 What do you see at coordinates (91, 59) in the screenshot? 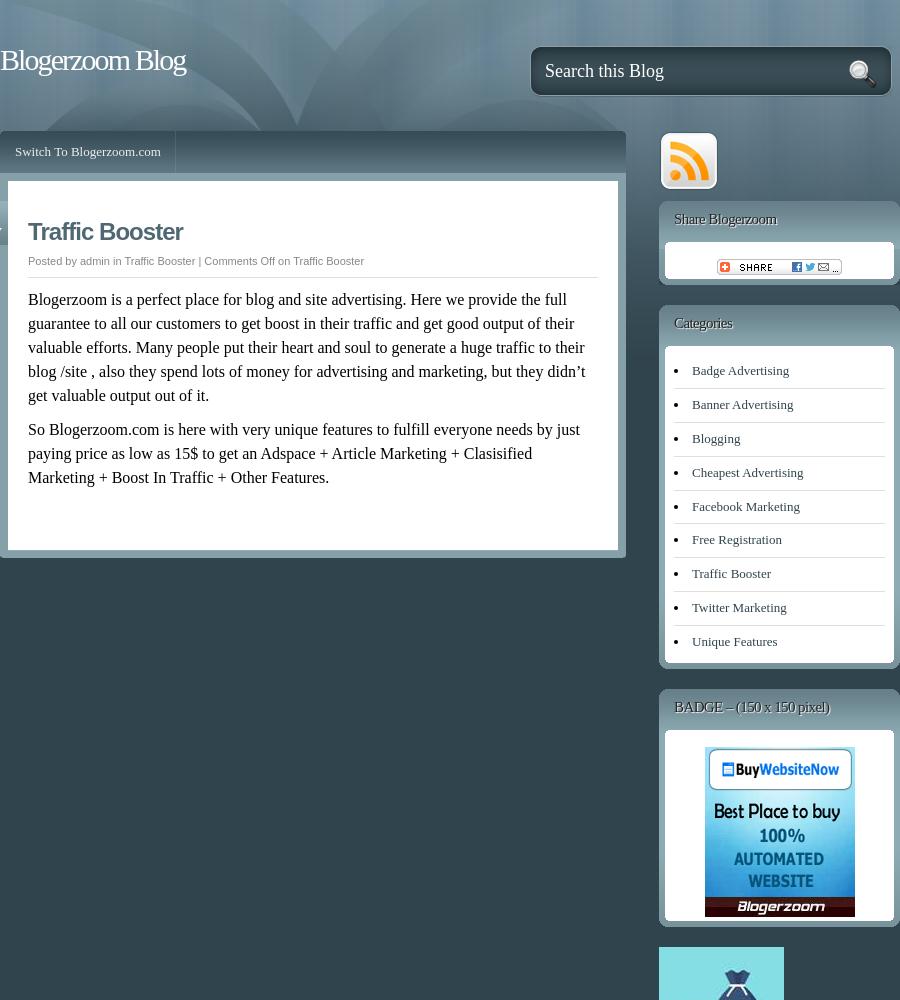
I see `'Blogerzoom Blog'` at bounding box center [91, 59].